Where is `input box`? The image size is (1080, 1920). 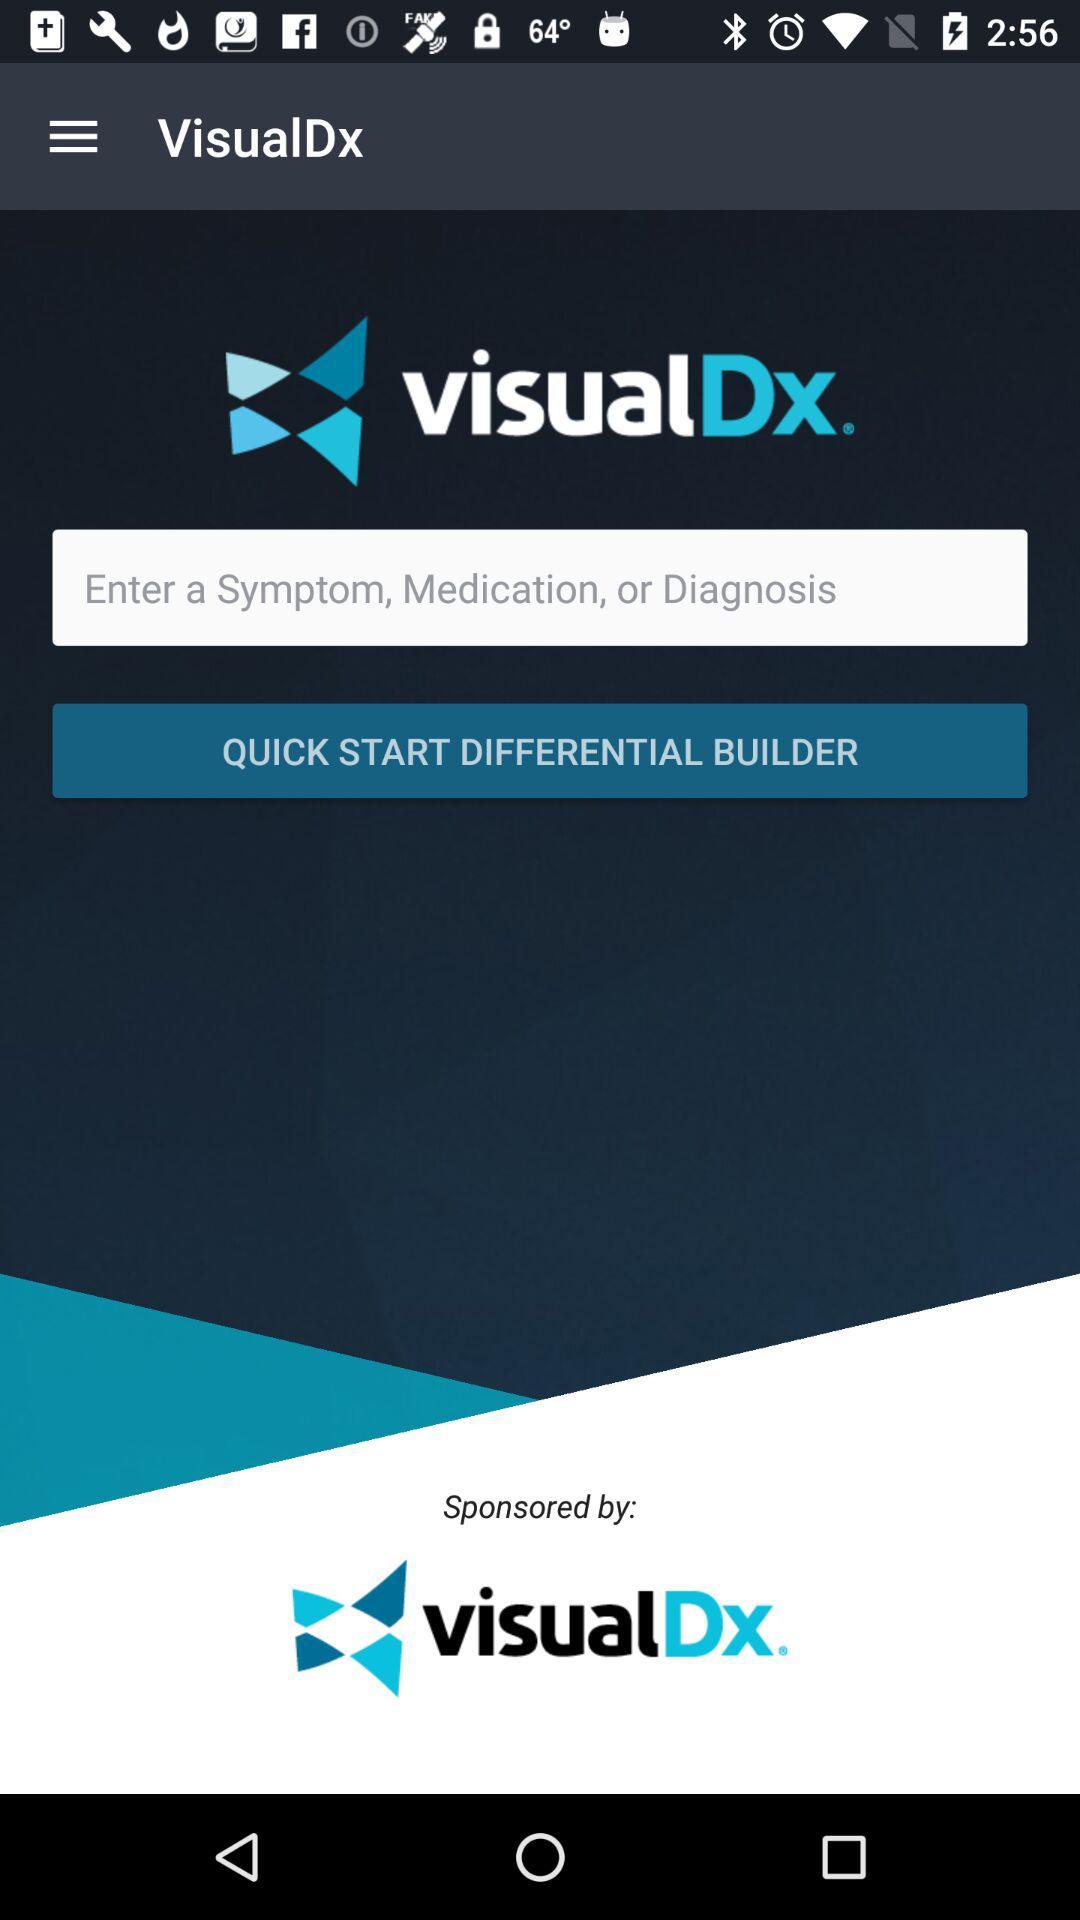 input box is located at coordinates (540, 586).